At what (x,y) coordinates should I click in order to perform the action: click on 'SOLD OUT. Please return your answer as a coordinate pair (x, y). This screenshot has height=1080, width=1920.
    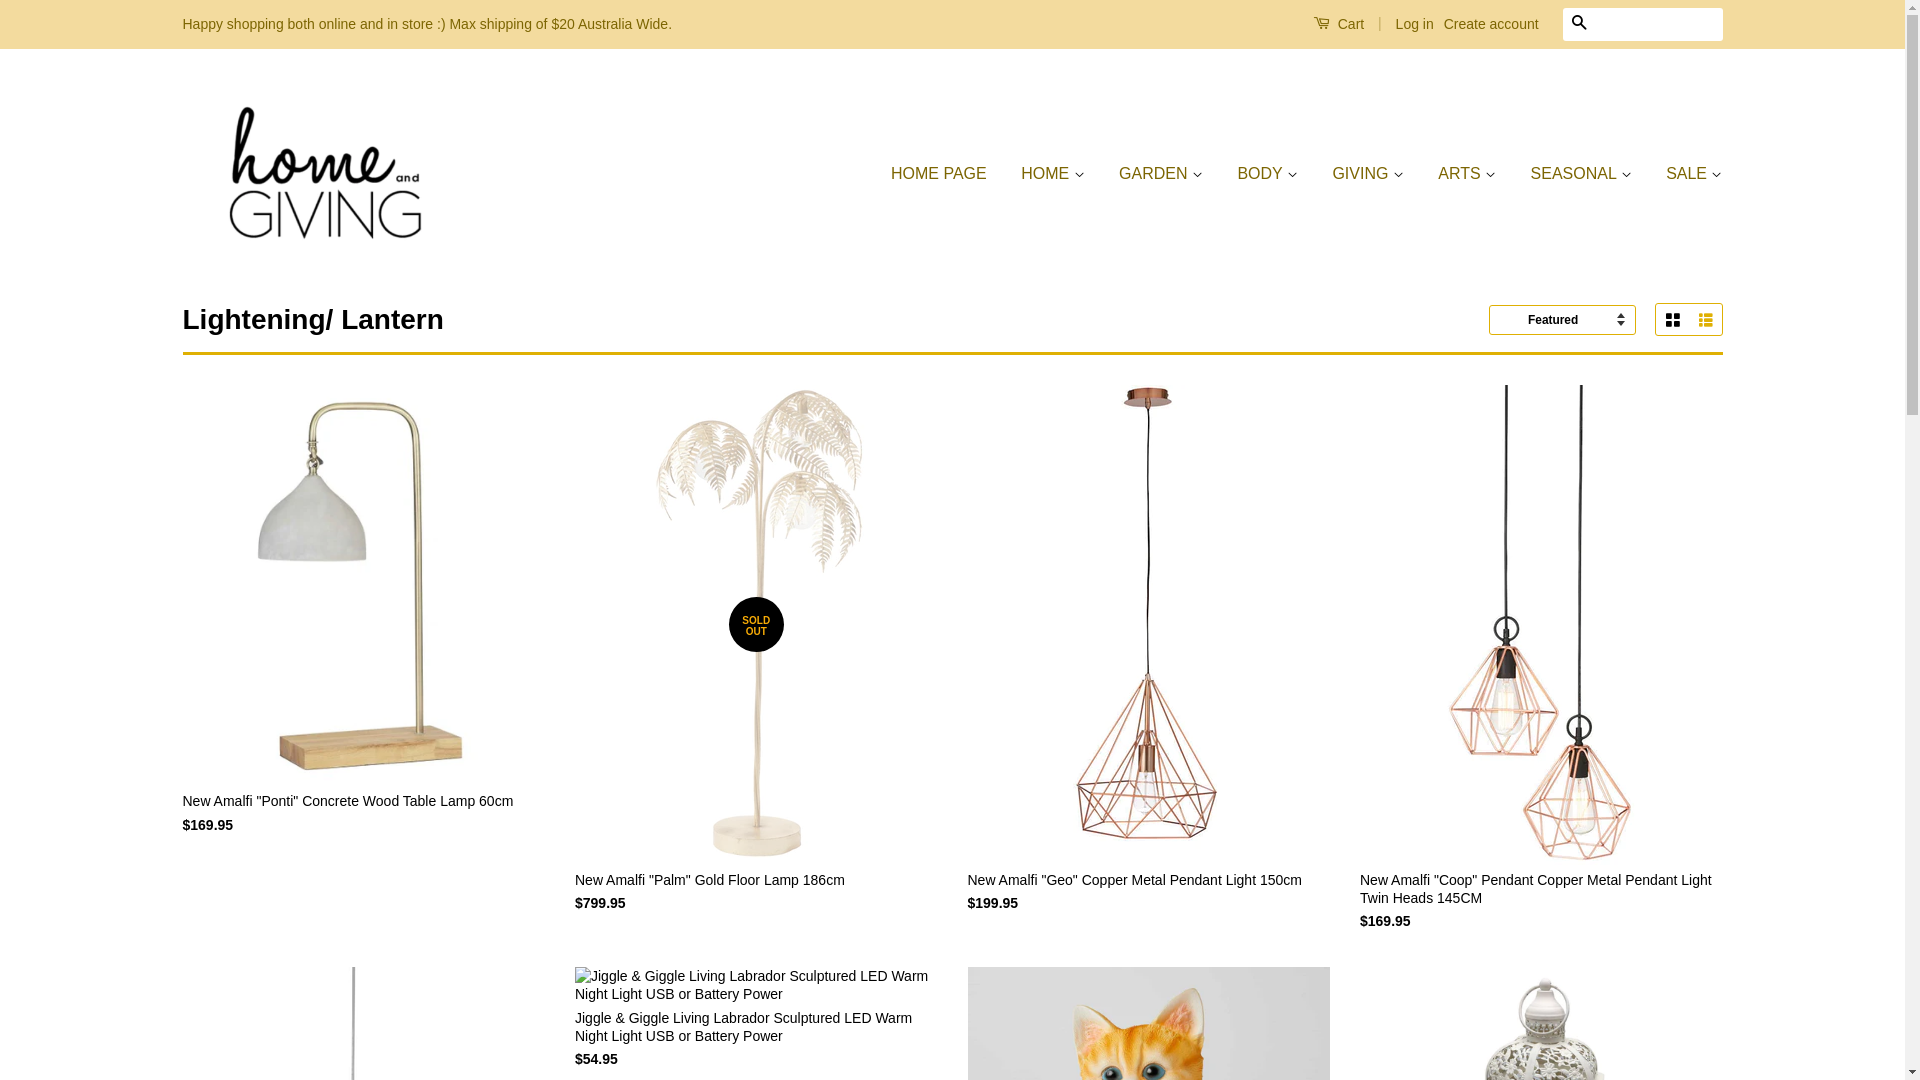
    Looking at the image, I should click on (755, 667).